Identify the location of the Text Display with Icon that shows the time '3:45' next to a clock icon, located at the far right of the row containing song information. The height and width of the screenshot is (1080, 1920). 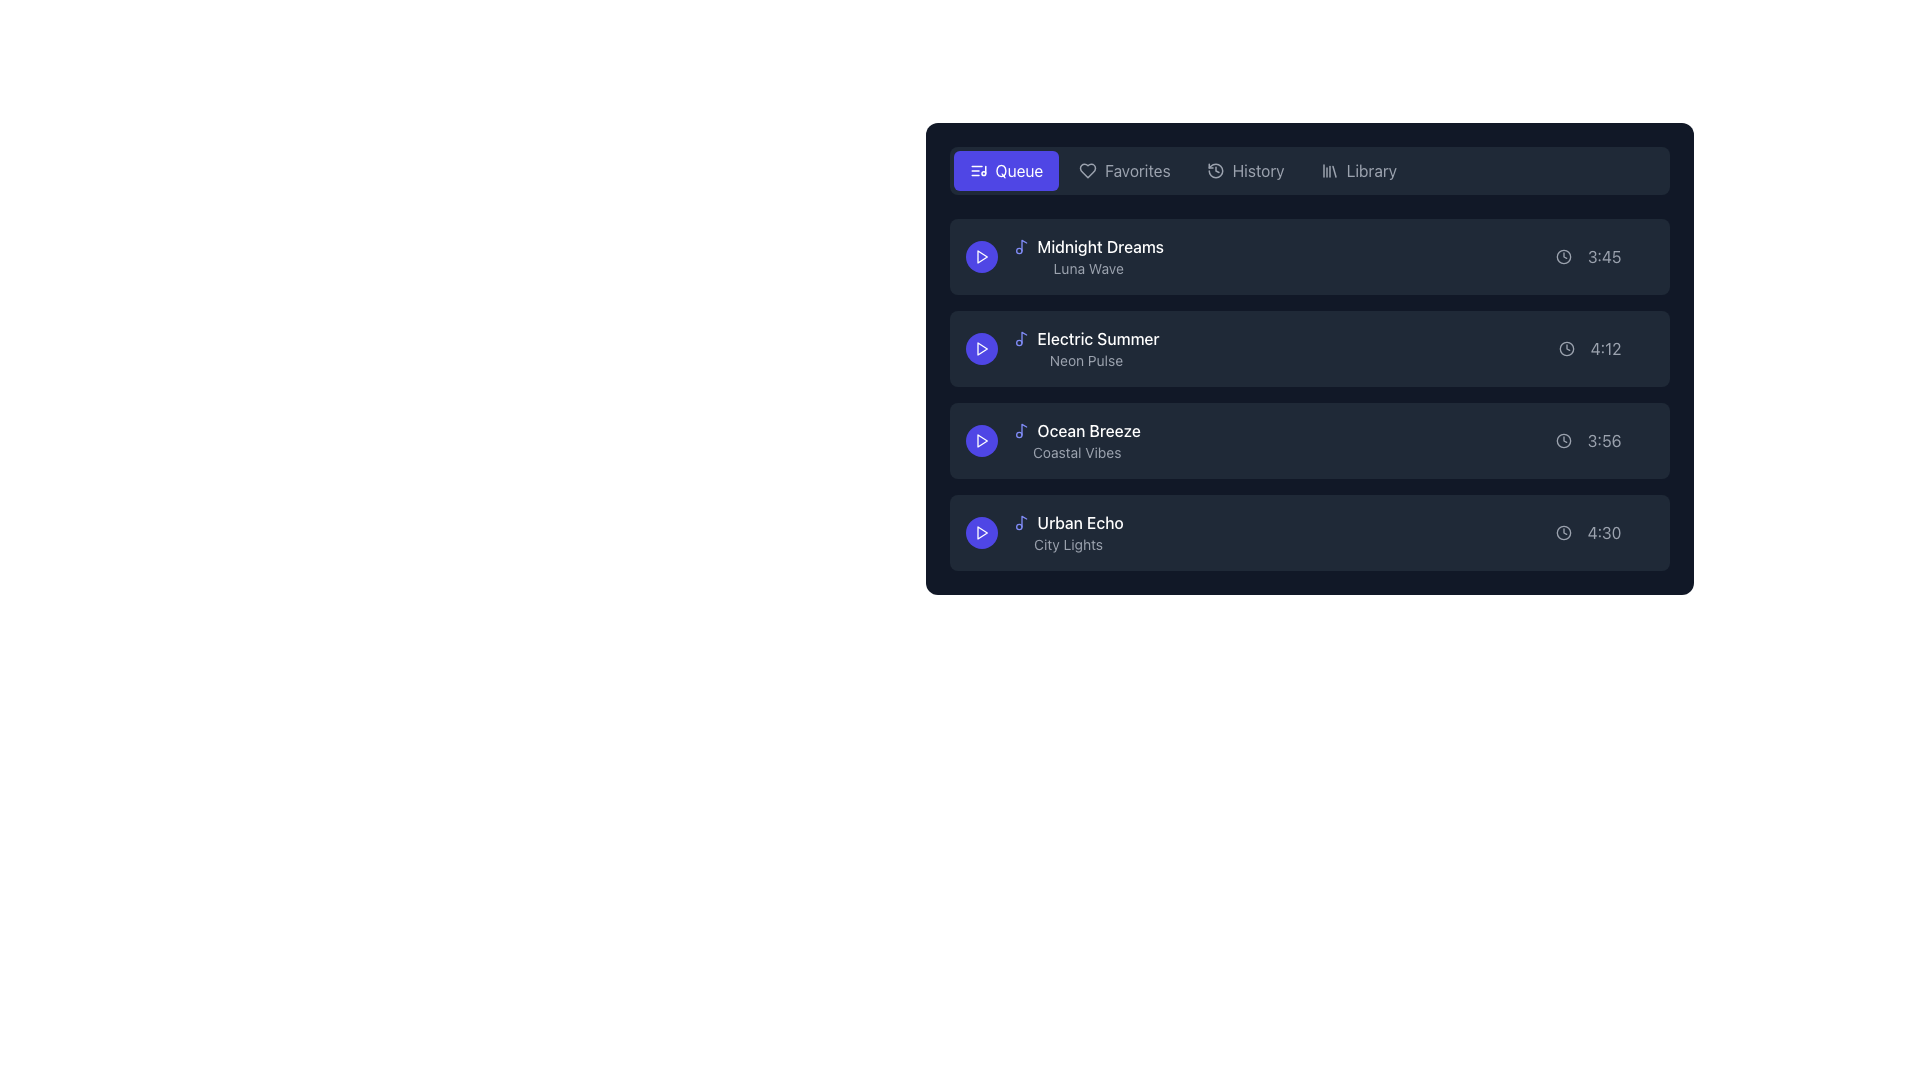
(1604, 256).